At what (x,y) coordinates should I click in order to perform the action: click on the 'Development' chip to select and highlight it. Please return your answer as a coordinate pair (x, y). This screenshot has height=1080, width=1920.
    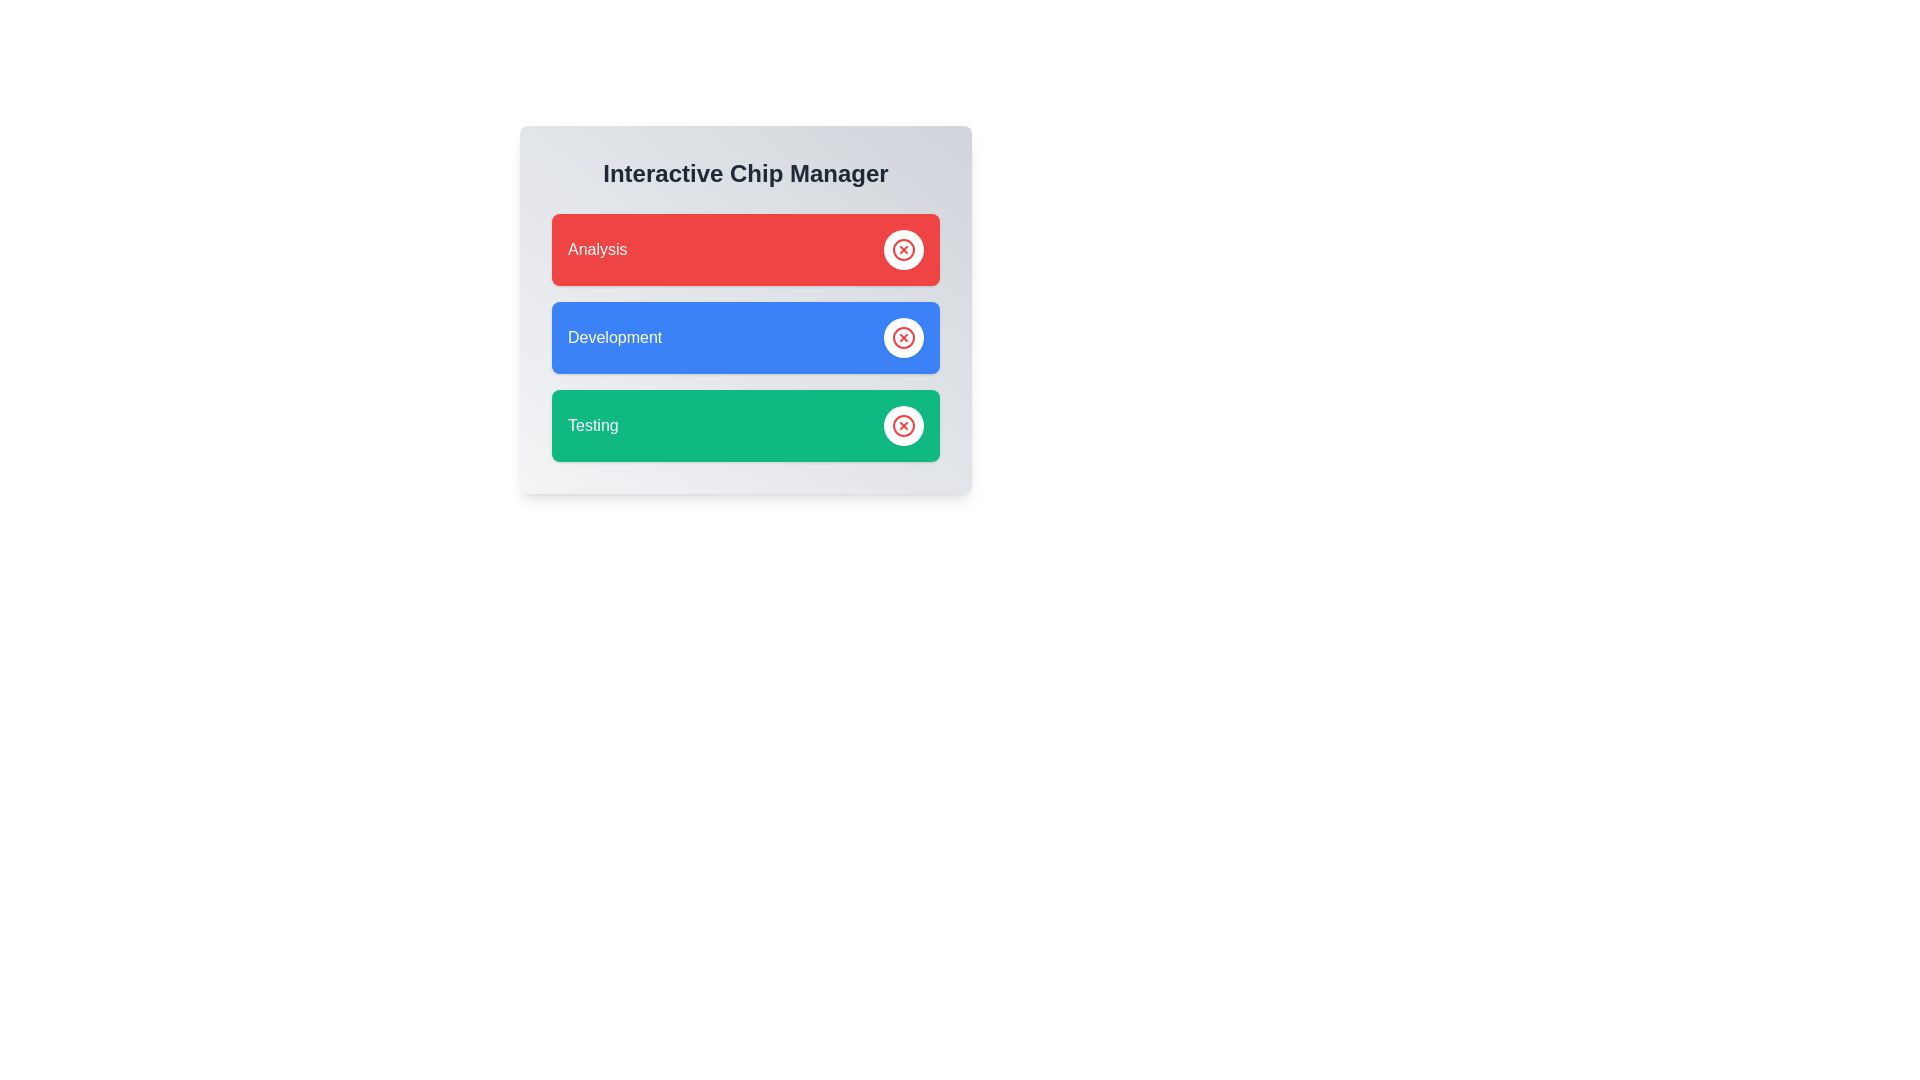
    Looking at the image, I should click on (744, 337).